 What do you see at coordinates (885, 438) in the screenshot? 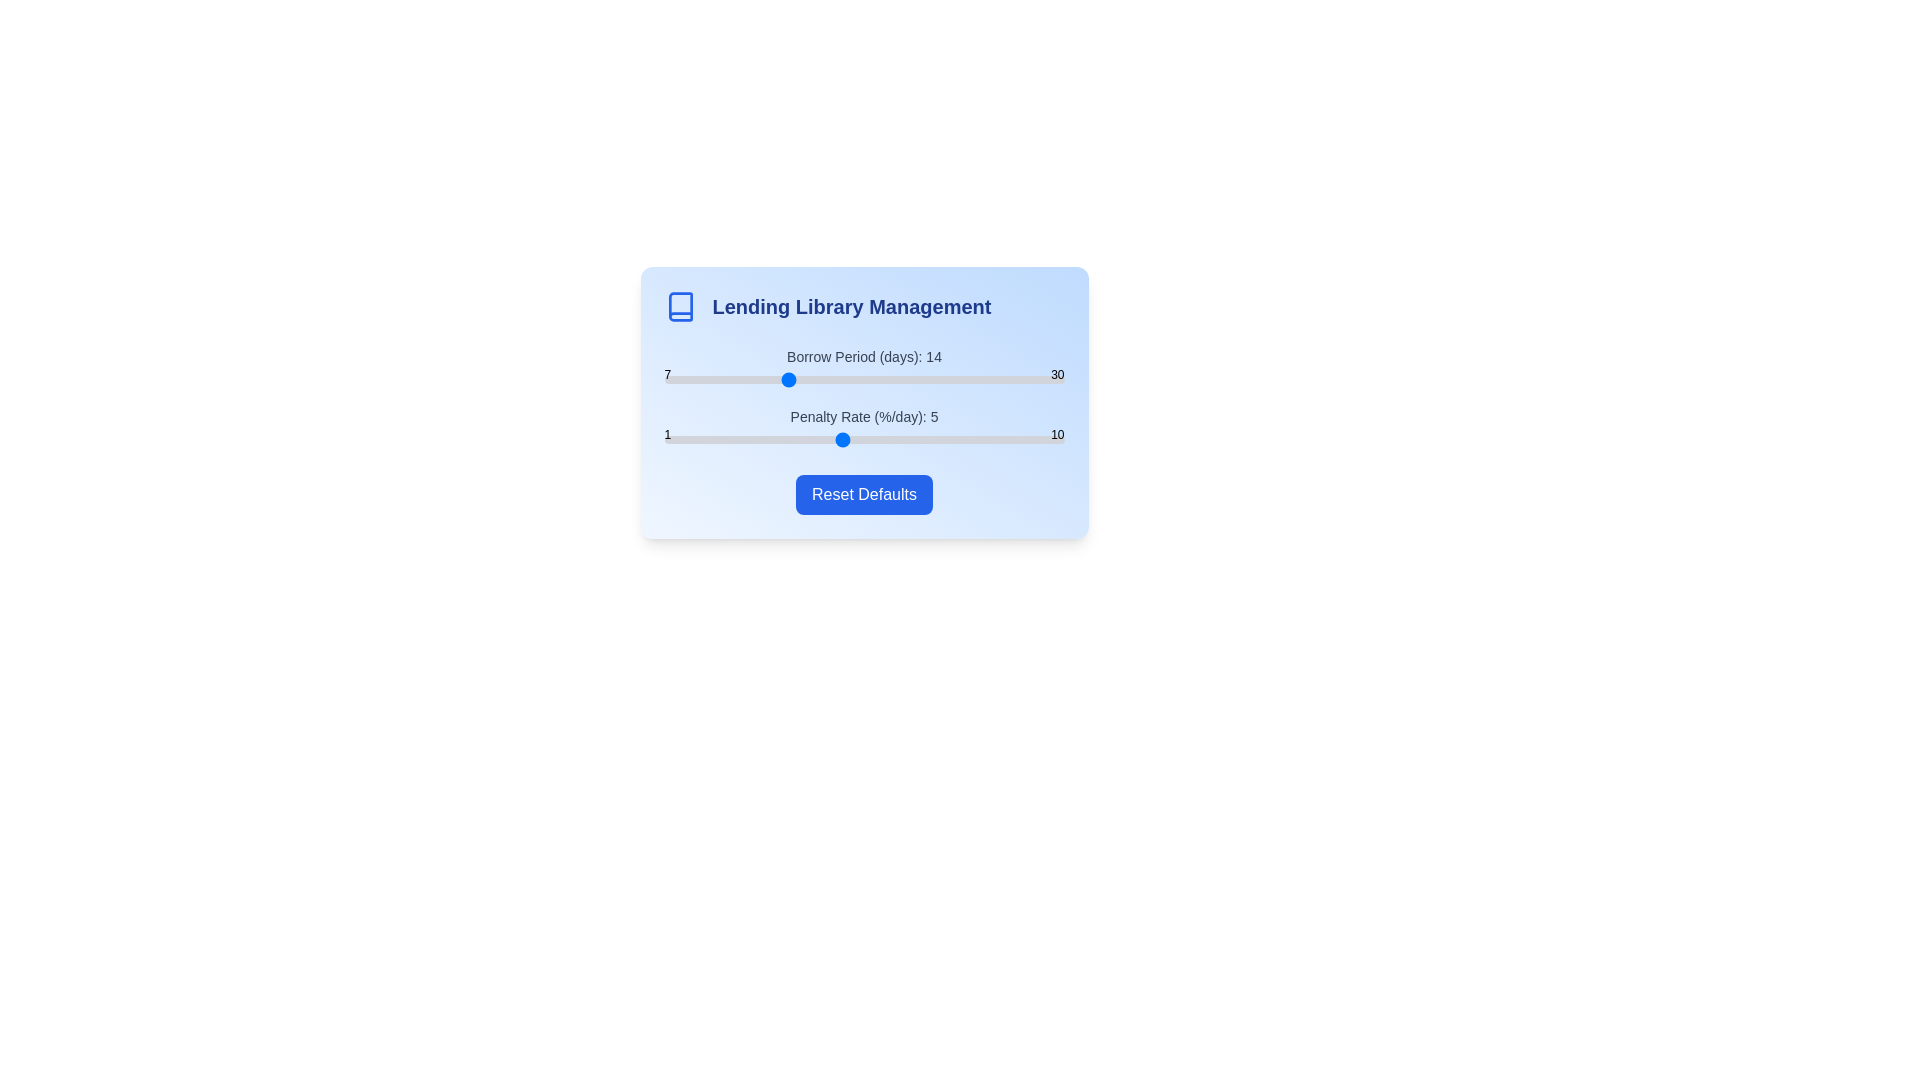
I see `the 'Penalty Rate' slider to set the penalty rate to 6%` at bounding box center [885, 438].